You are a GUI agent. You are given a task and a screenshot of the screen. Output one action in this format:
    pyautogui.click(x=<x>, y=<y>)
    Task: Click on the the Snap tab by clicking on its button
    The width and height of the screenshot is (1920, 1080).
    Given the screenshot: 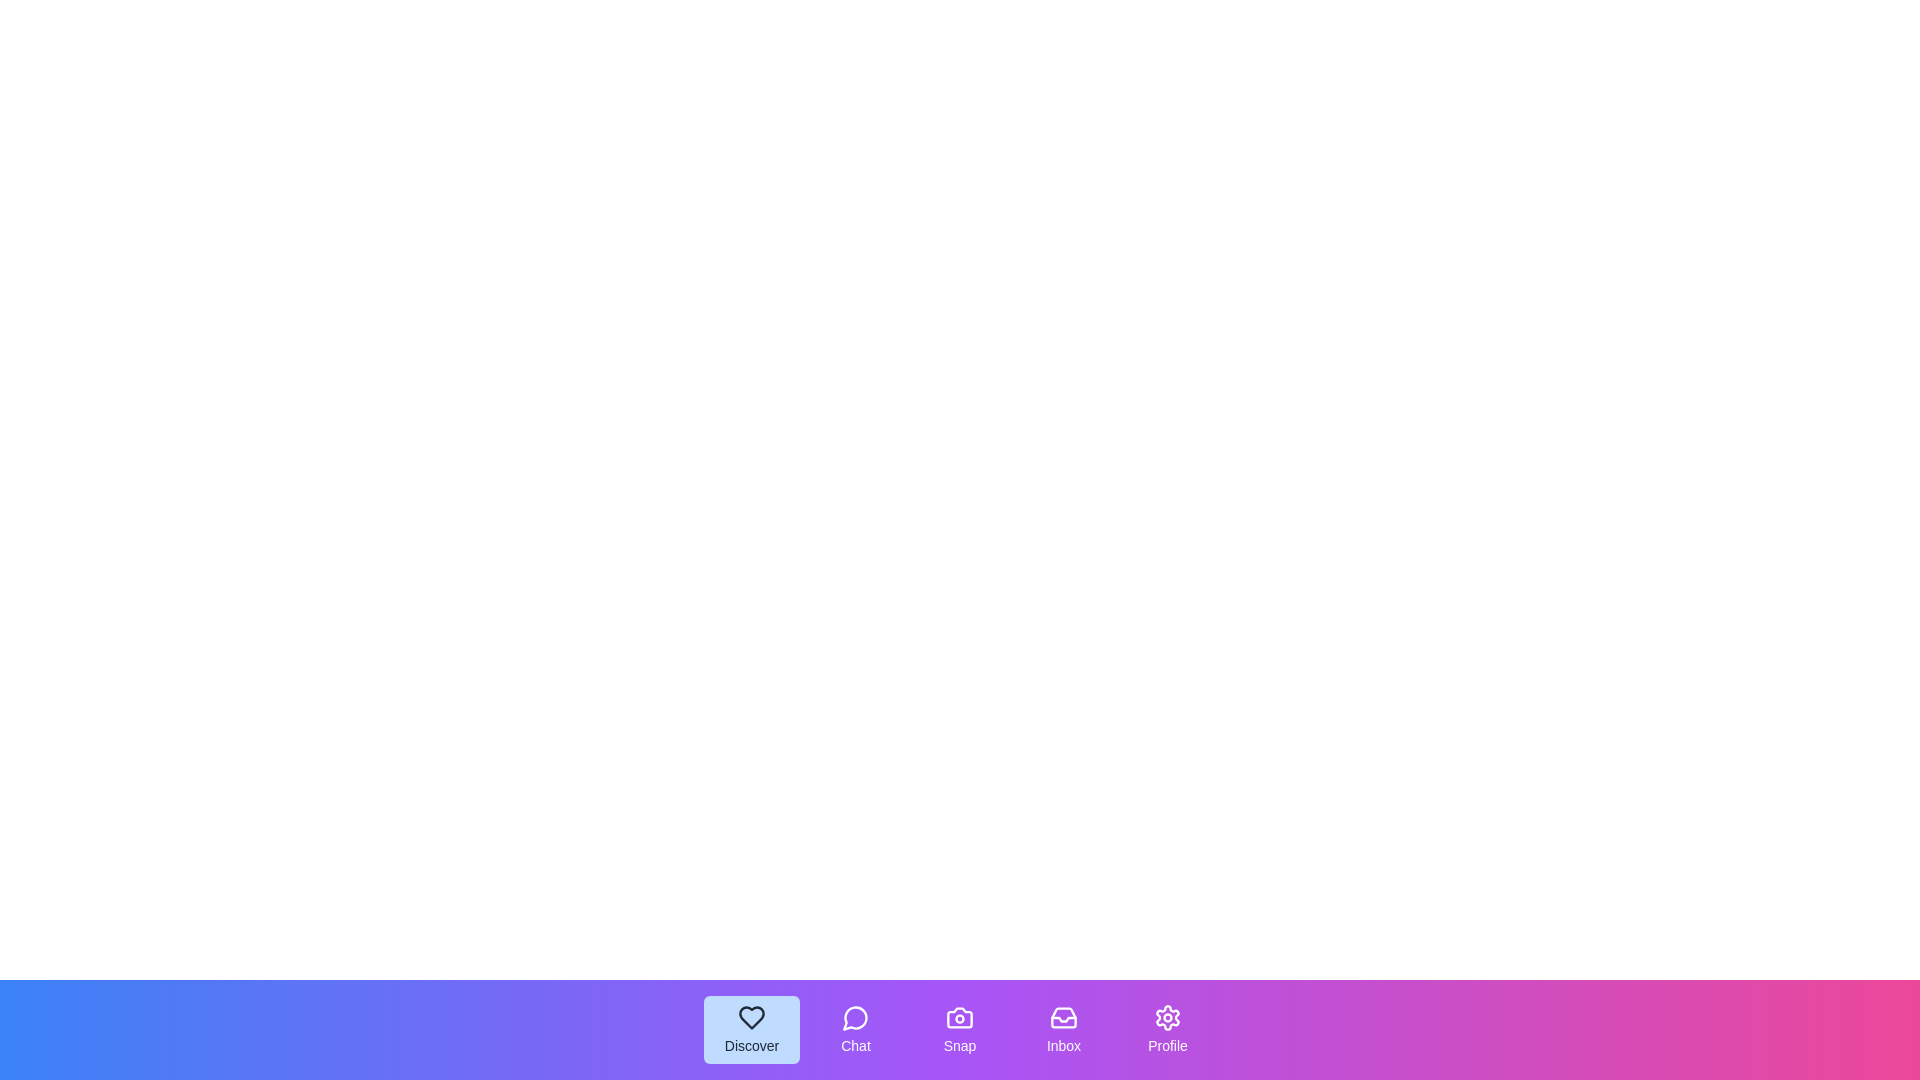 What is the action you would take?
    pyautogui.click(x=960, y=1029)
    